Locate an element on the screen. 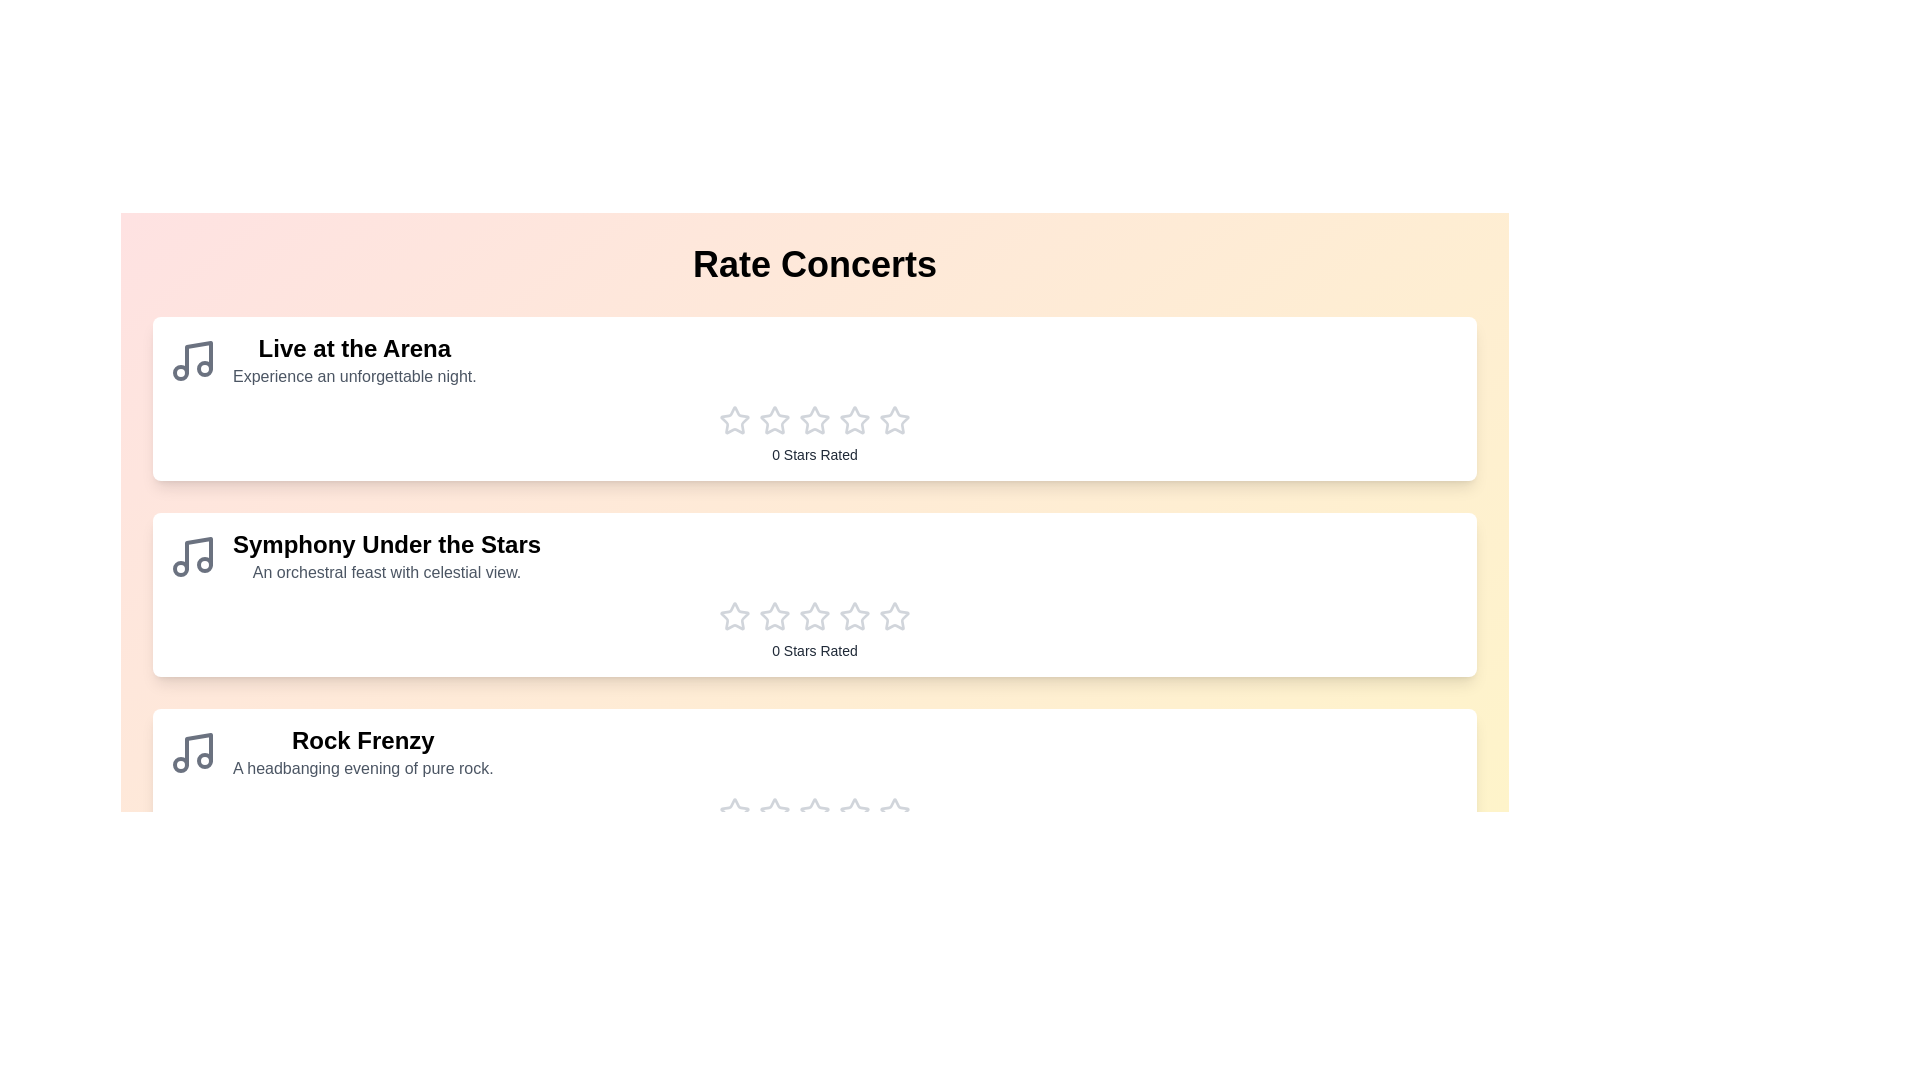 This screenshot has height=1080, width=1920. the star corresponding to the rating 2 for the concert Symphony Under the Stars is located at coordinates (773, 616).